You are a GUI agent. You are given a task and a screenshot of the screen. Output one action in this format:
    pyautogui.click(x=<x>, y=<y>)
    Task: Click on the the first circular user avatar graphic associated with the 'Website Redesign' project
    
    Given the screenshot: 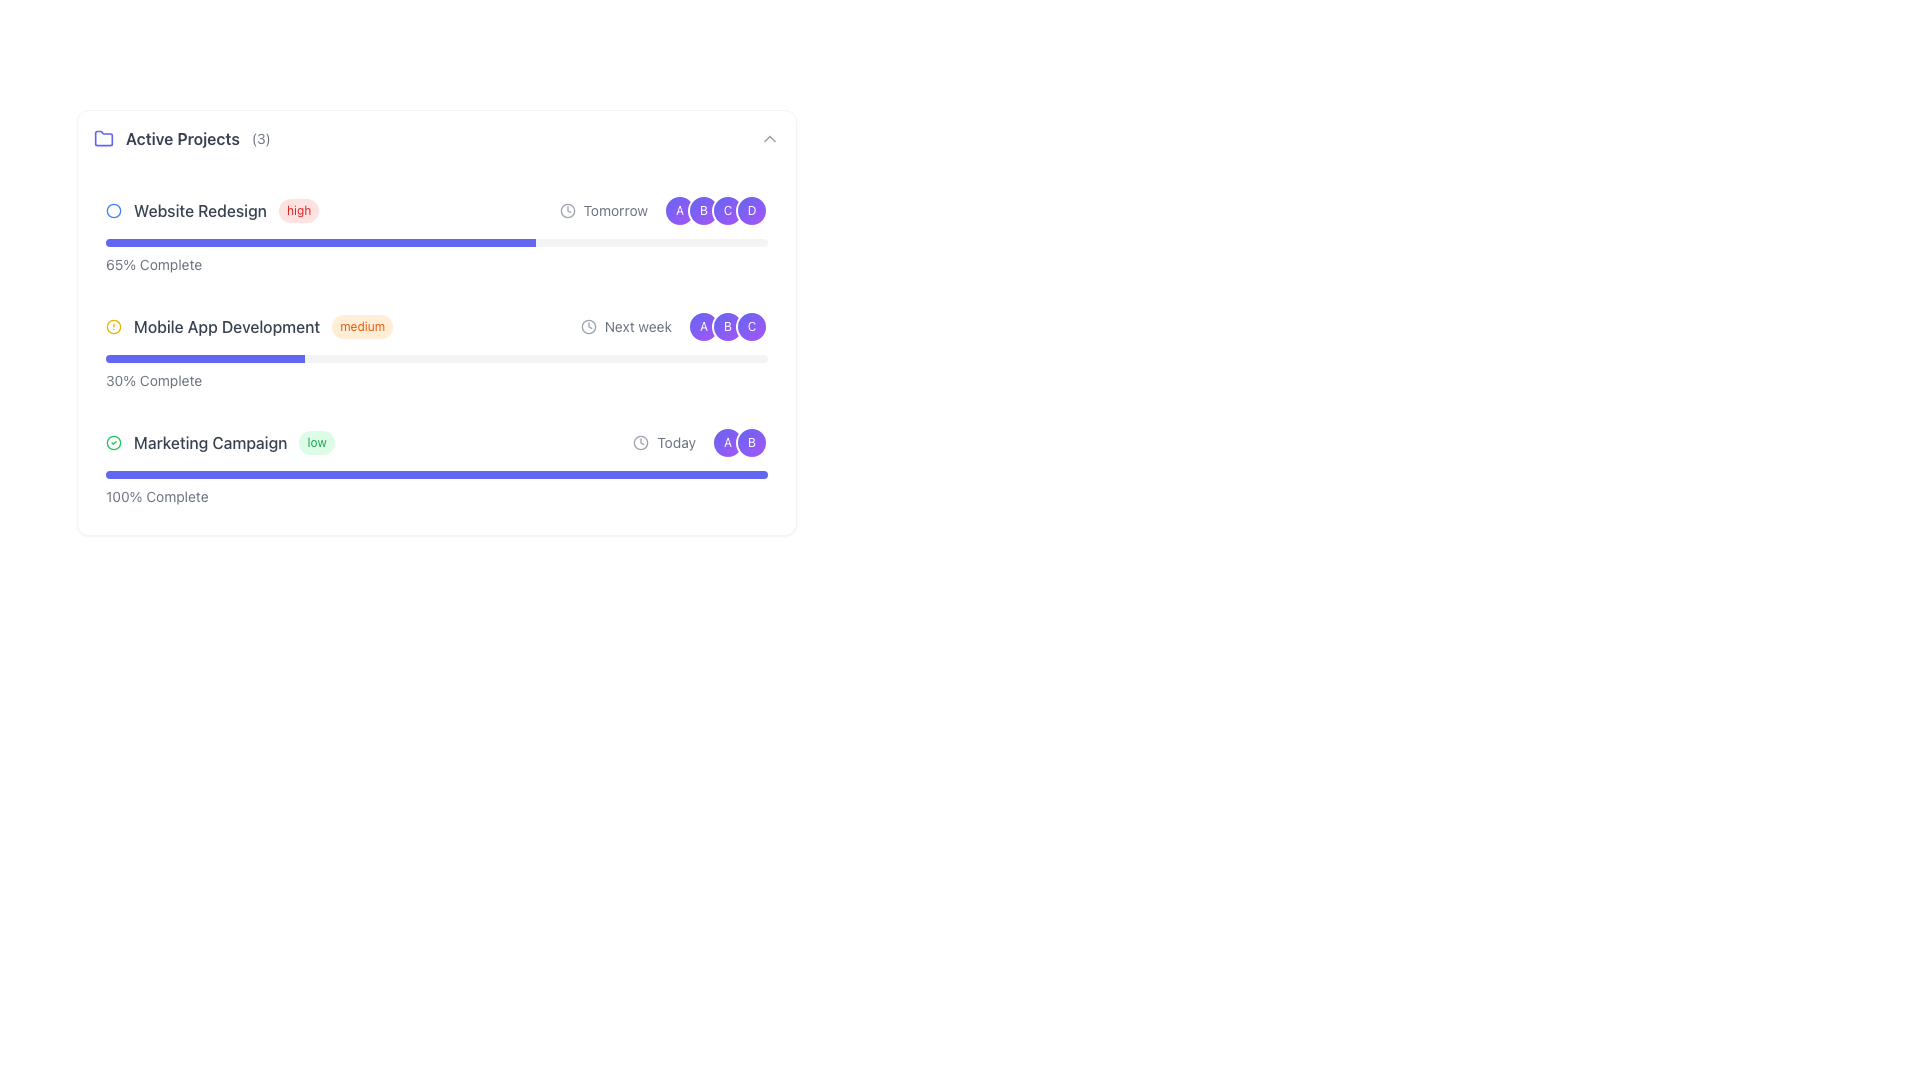 What is the action you would take?
    pyautogui.click(x=680, y=211)
    